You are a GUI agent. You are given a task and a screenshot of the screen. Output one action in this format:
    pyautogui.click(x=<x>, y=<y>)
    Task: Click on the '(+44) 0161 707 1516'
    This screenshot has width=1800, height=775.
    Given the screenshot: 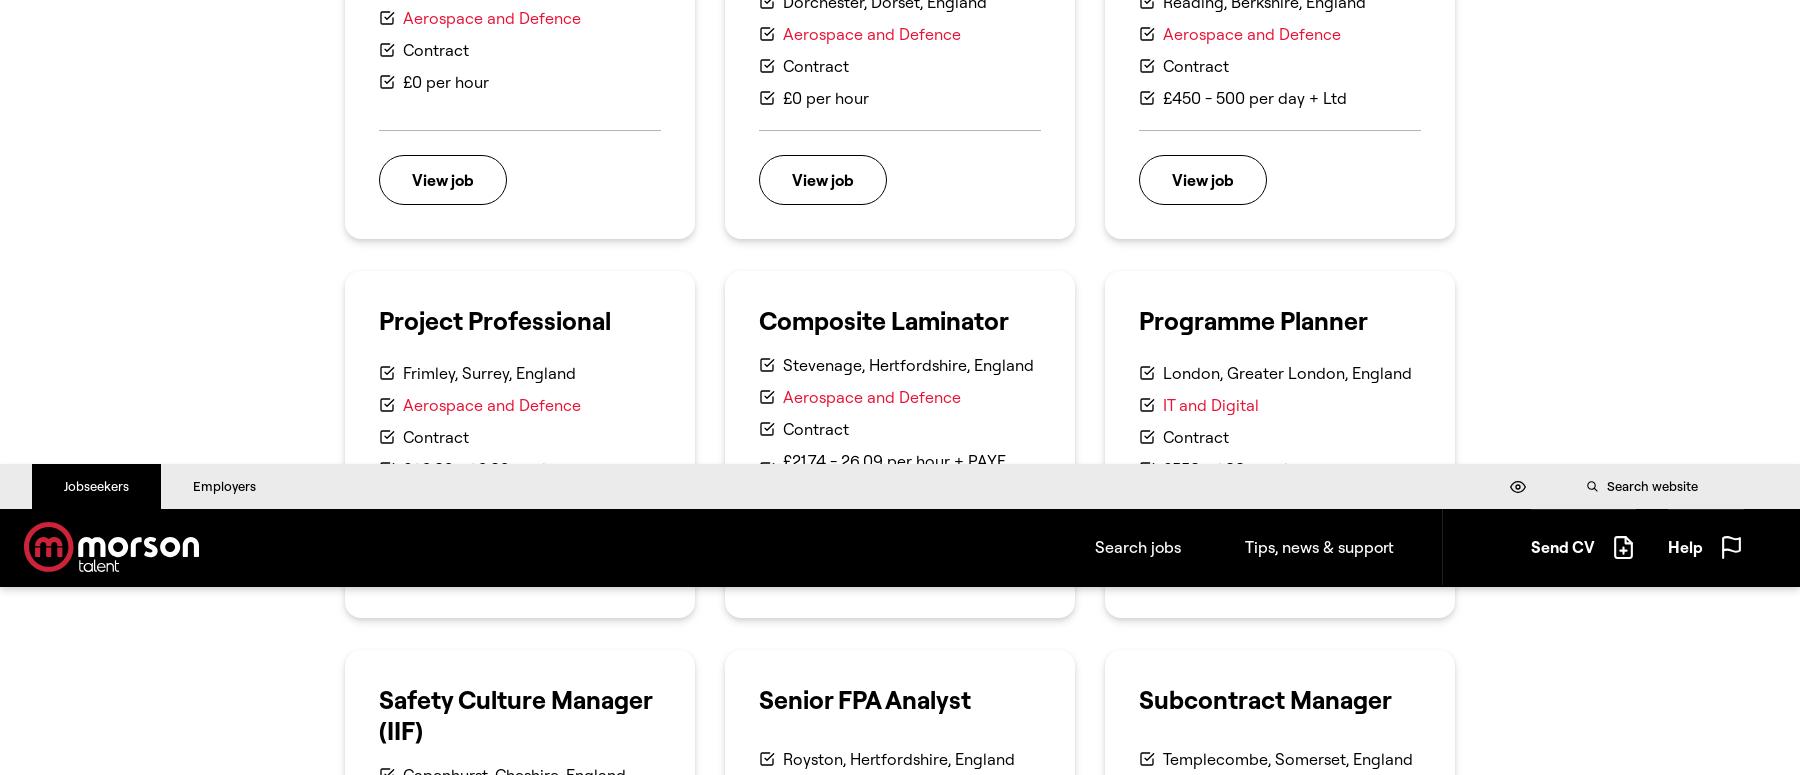 What is the action you would take?
    pyautogui.click(x=450, y=42)
    